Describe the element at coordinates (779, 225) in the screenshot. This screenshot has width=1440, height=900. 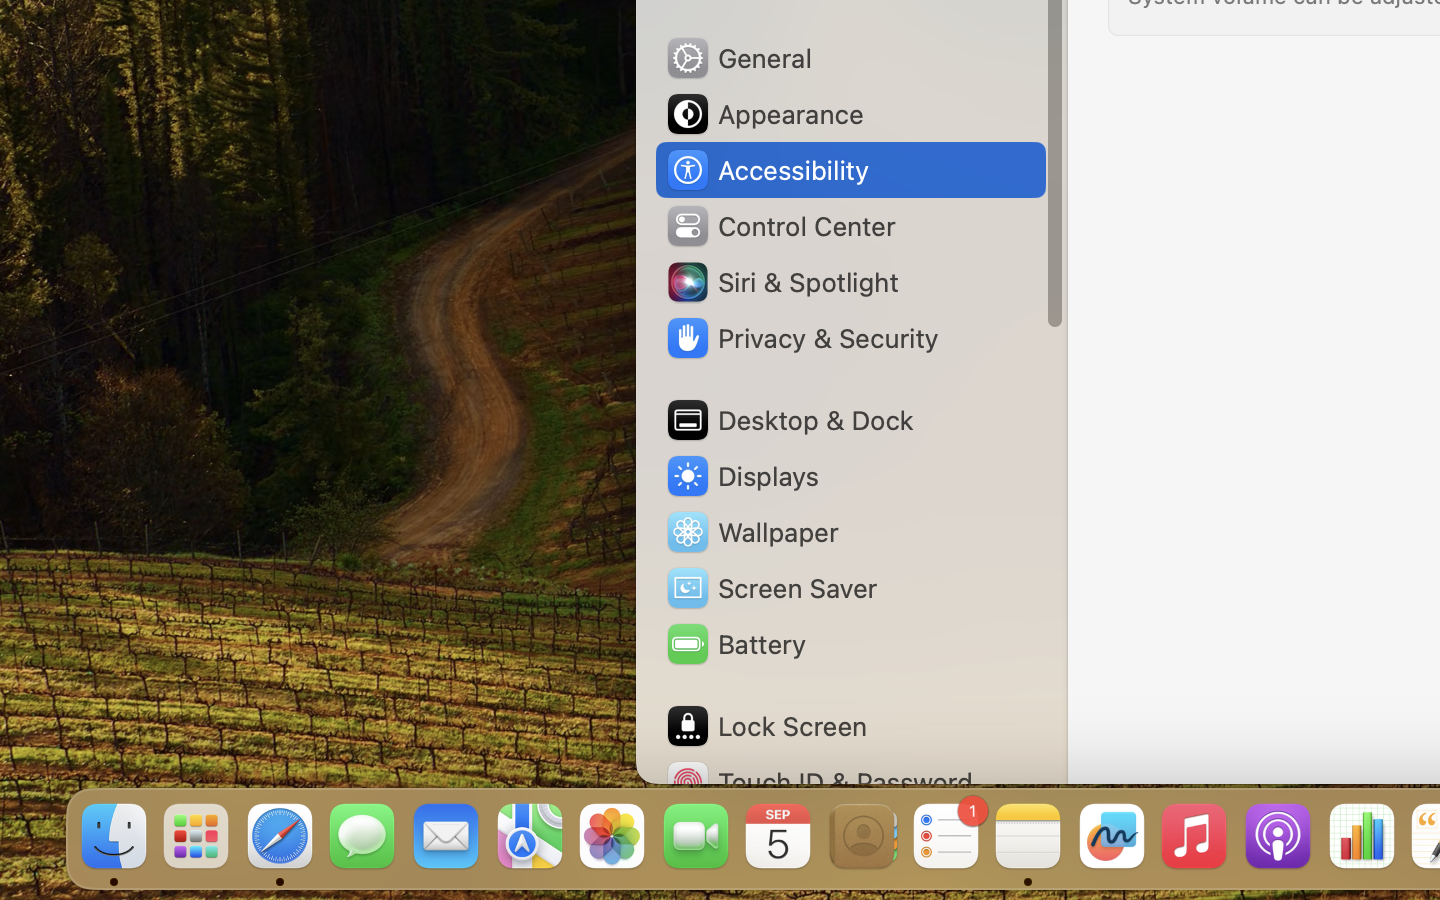
I see `'Control Center'` at that location.